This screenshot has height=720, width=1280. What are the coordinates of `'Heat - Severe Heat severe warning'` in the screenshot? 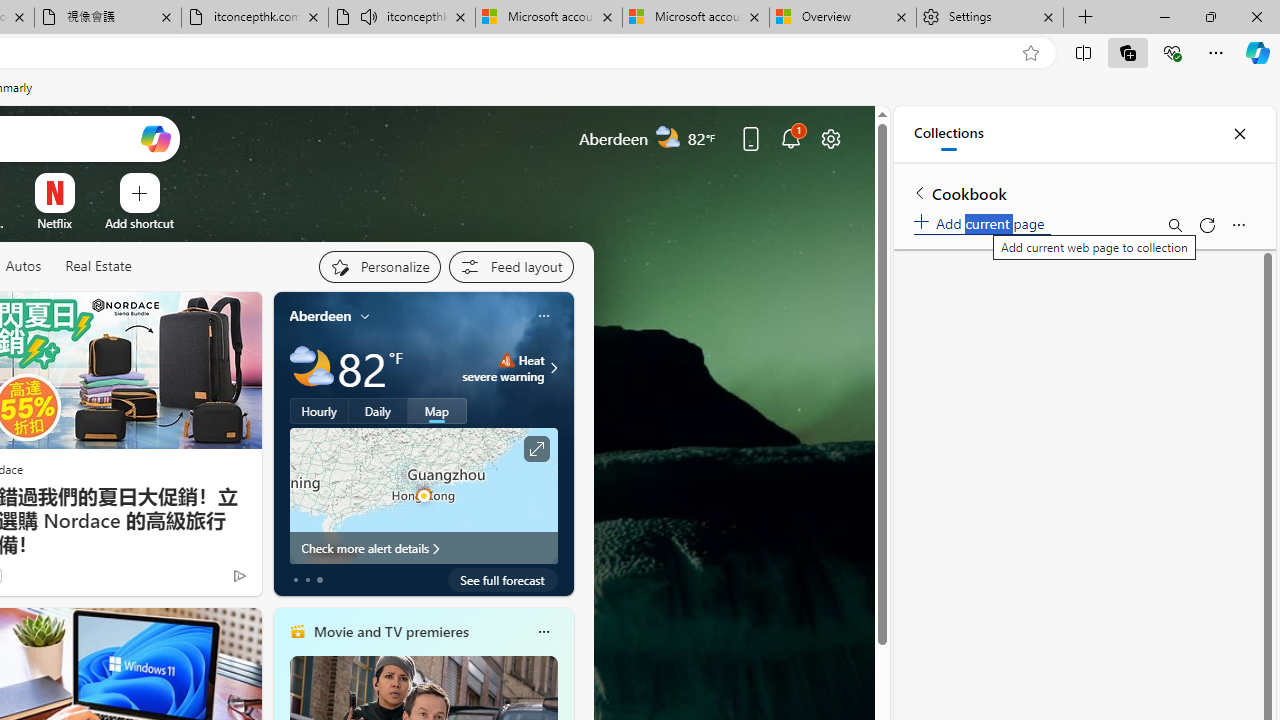 It's located at (503, 367).